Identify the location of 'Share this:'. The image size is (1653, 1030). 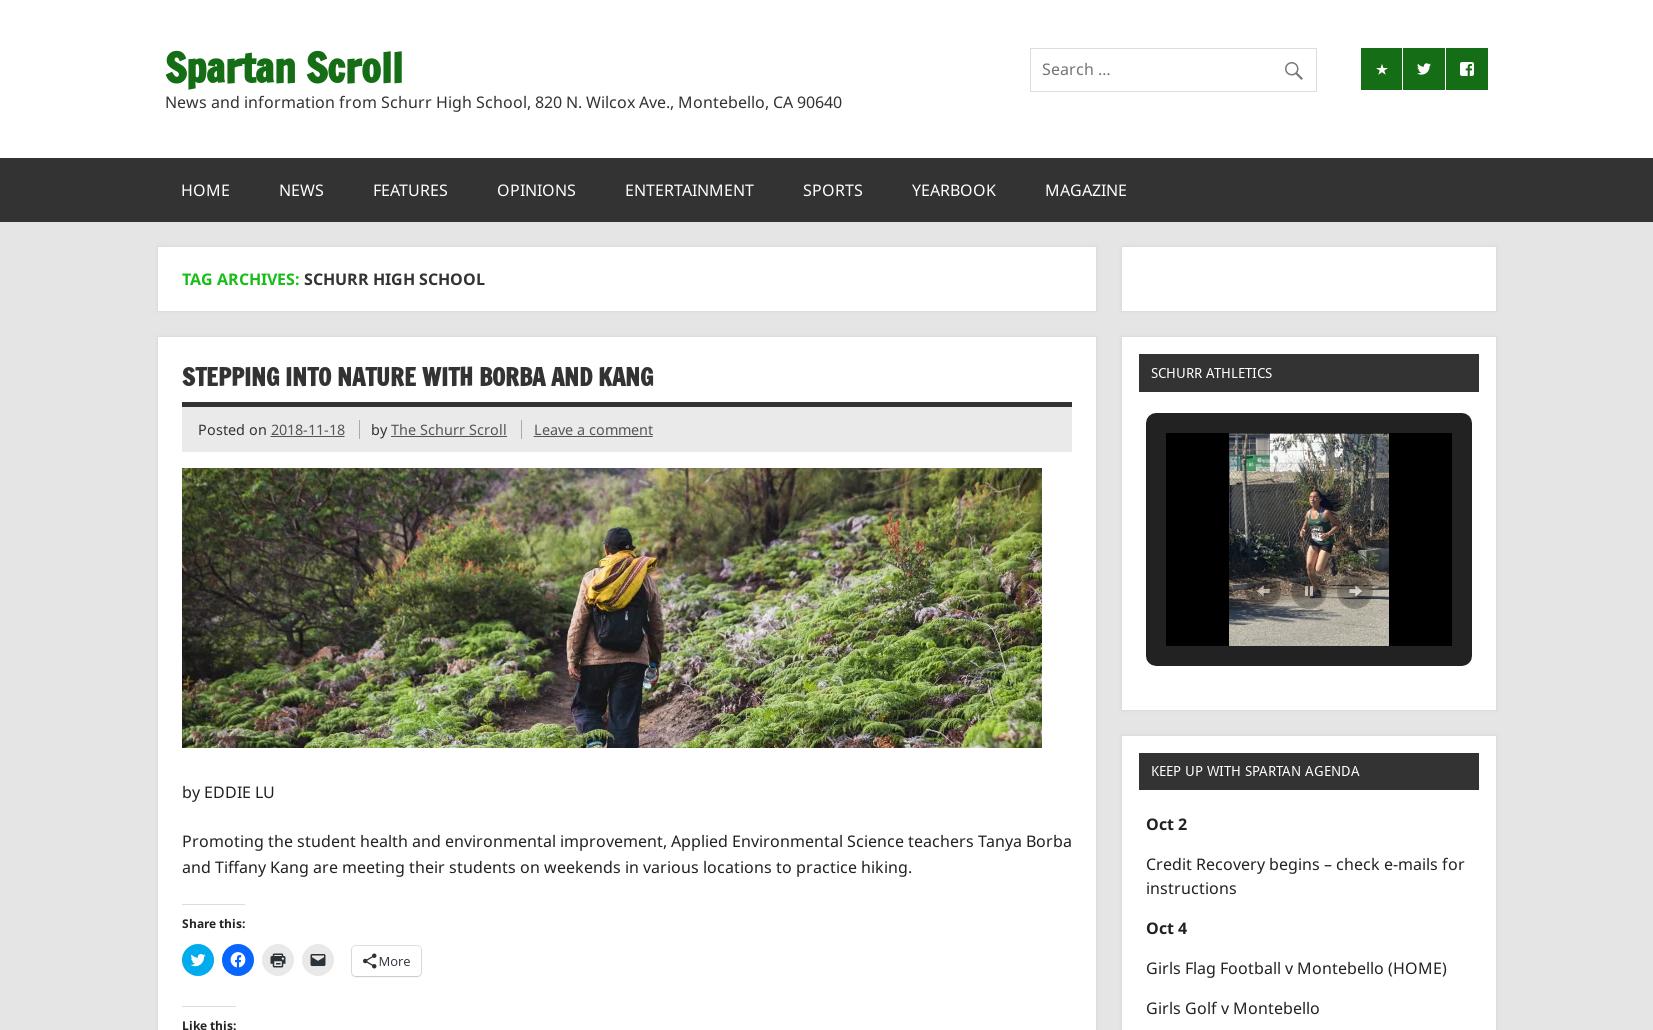
(211, 923).